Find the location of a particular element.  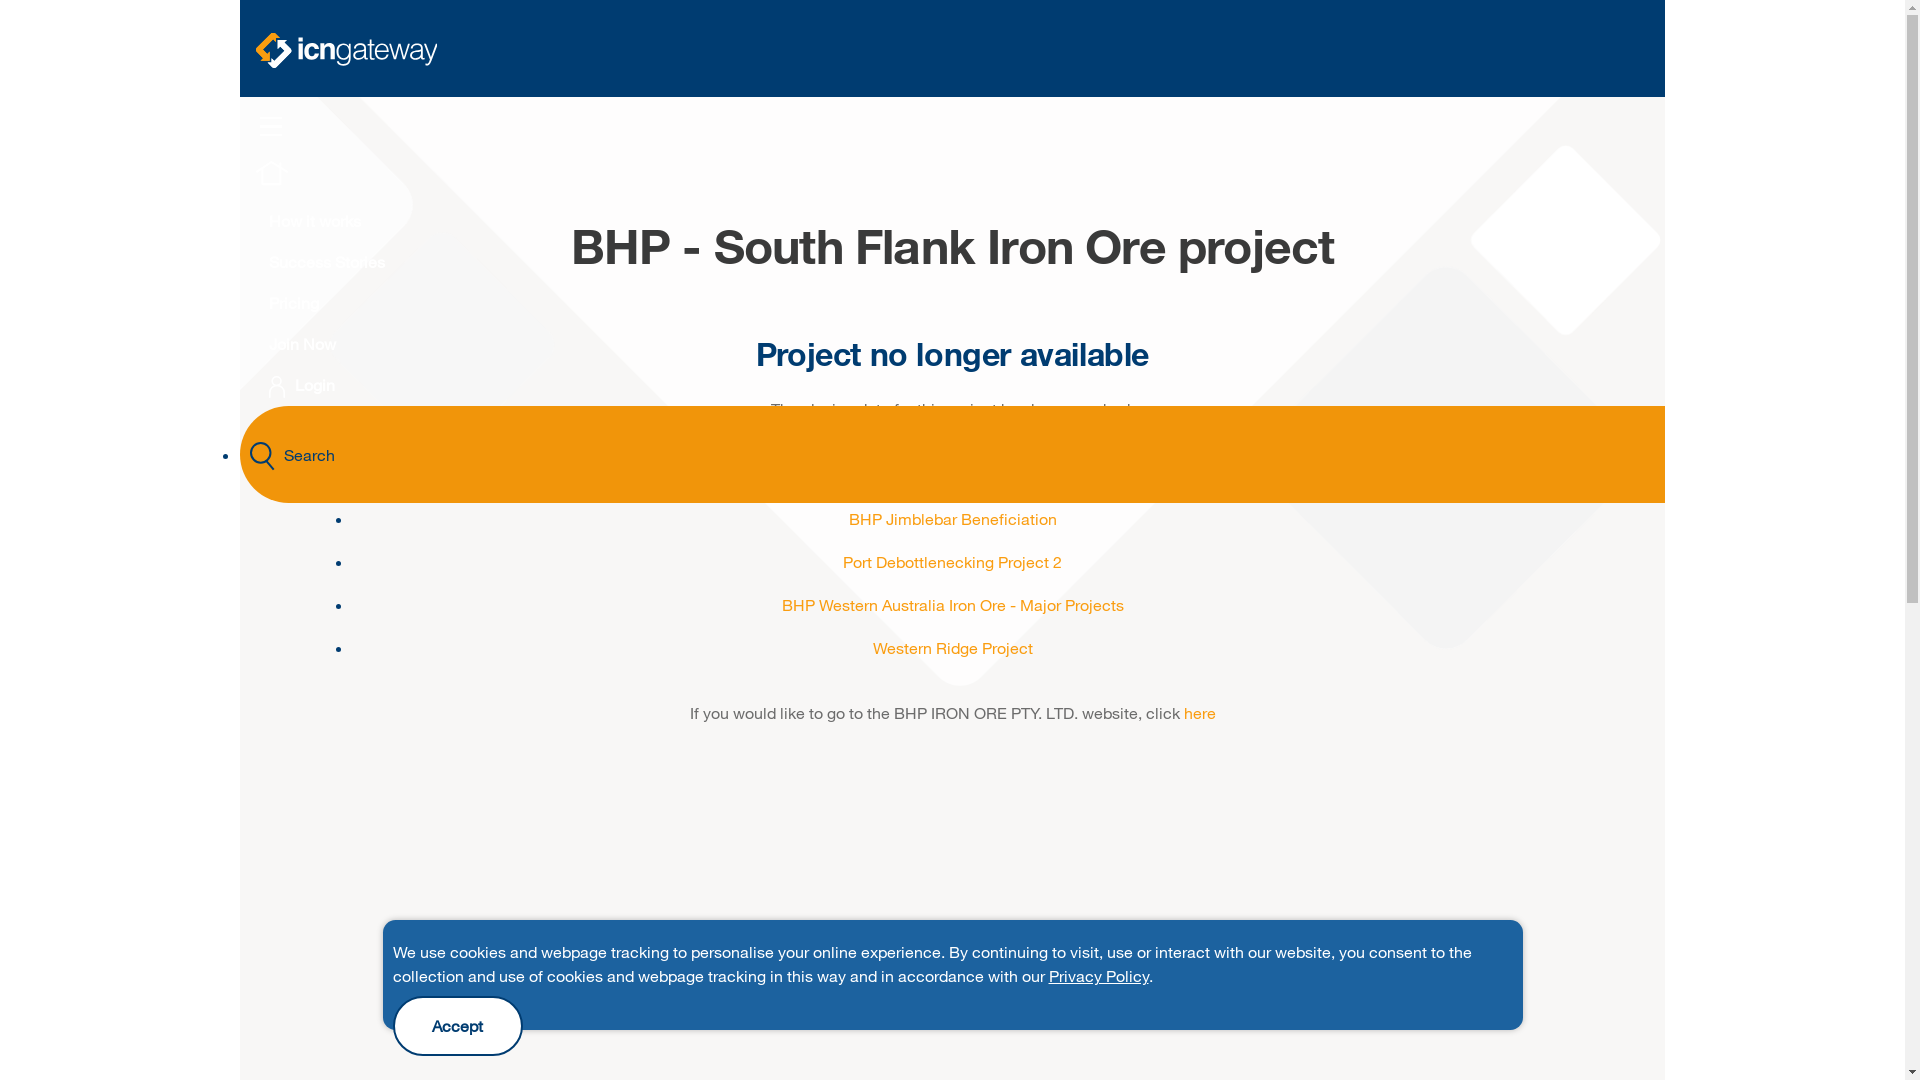

'Login menu' is located at coordinates (276, 386).